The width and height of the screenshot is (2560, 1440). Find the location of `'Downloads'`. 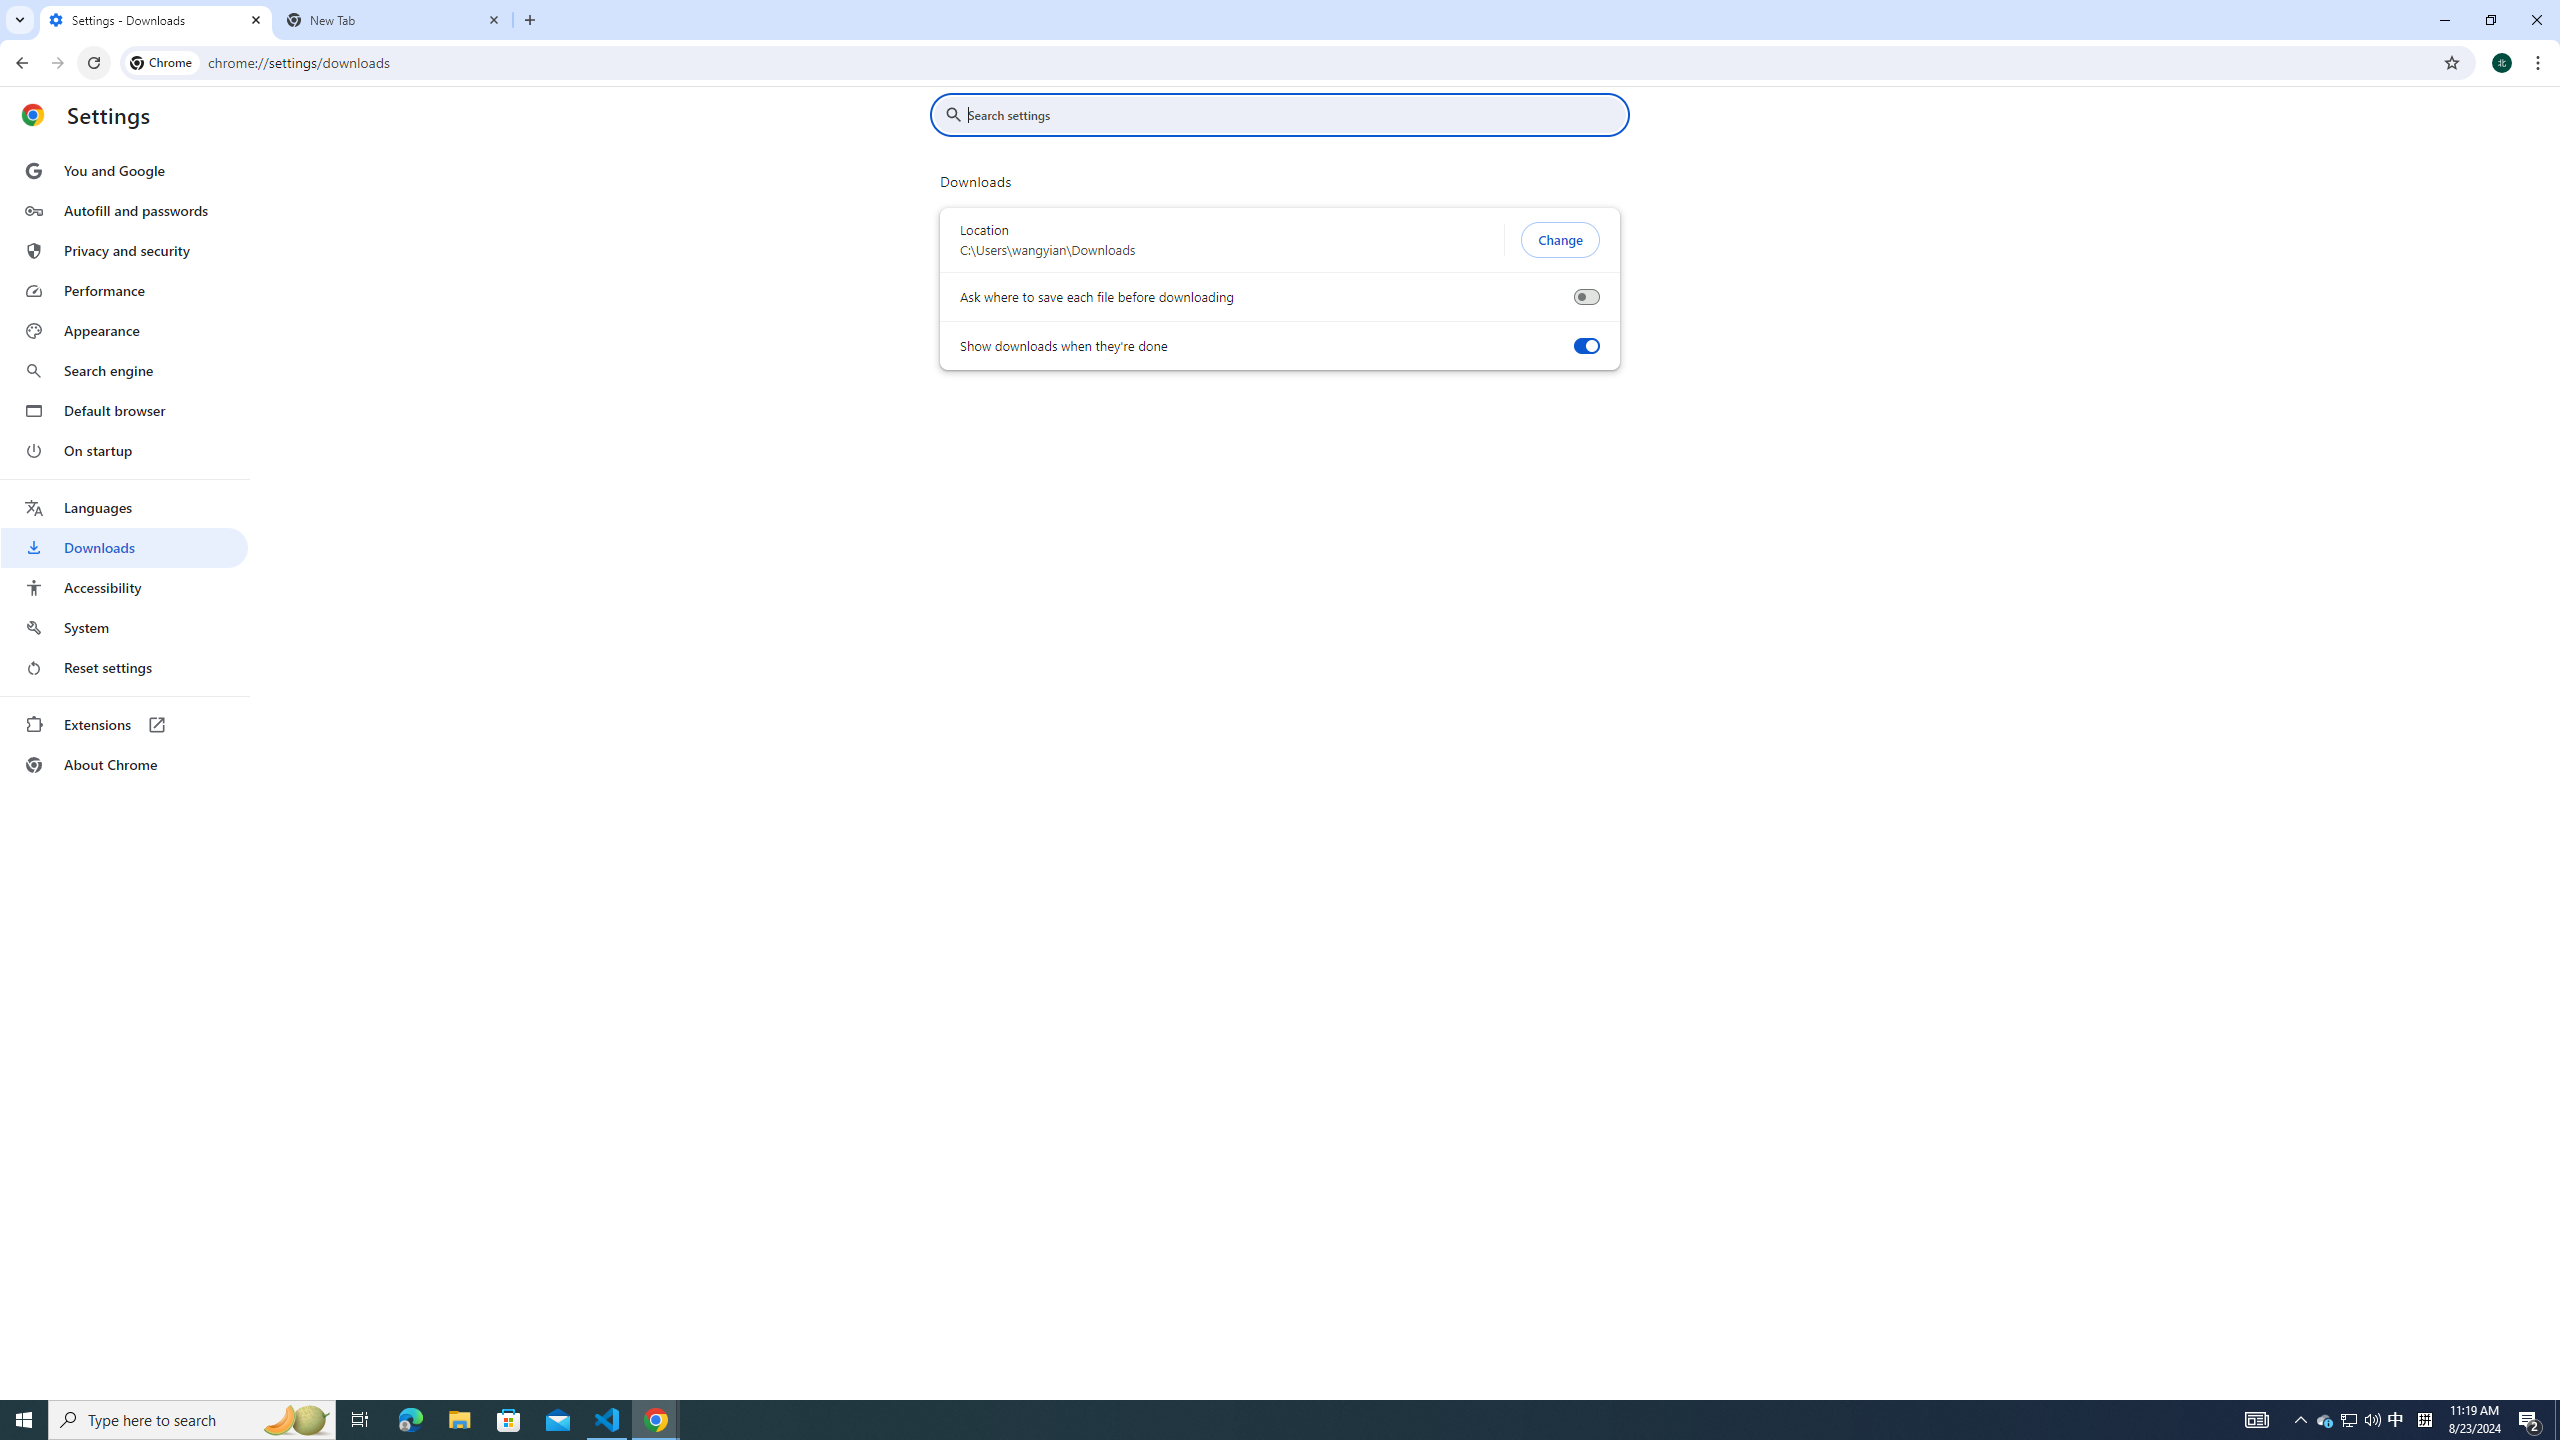

'Downloads' is located at coordinates (123, 547).